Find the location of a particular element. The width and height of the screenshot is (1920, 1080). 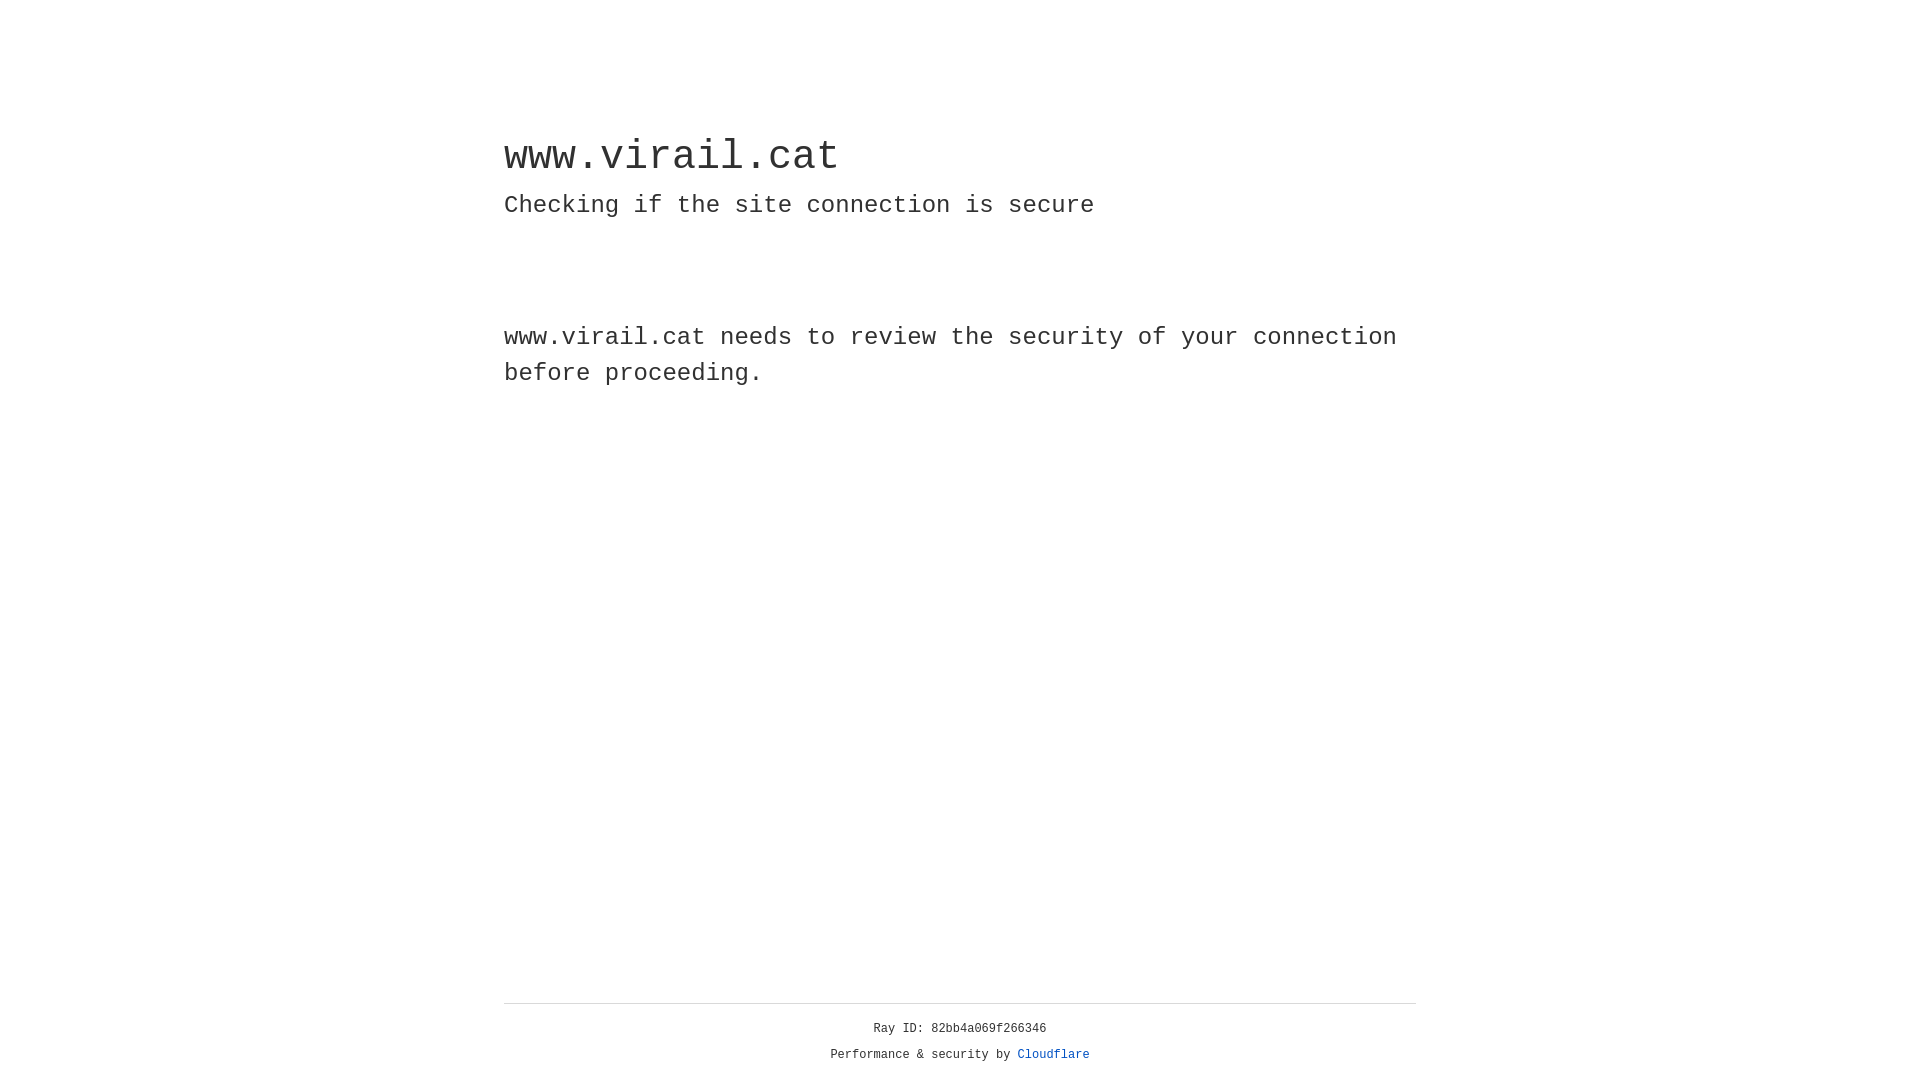

'Cloudflare' is located at coordinates (1017, 1054).